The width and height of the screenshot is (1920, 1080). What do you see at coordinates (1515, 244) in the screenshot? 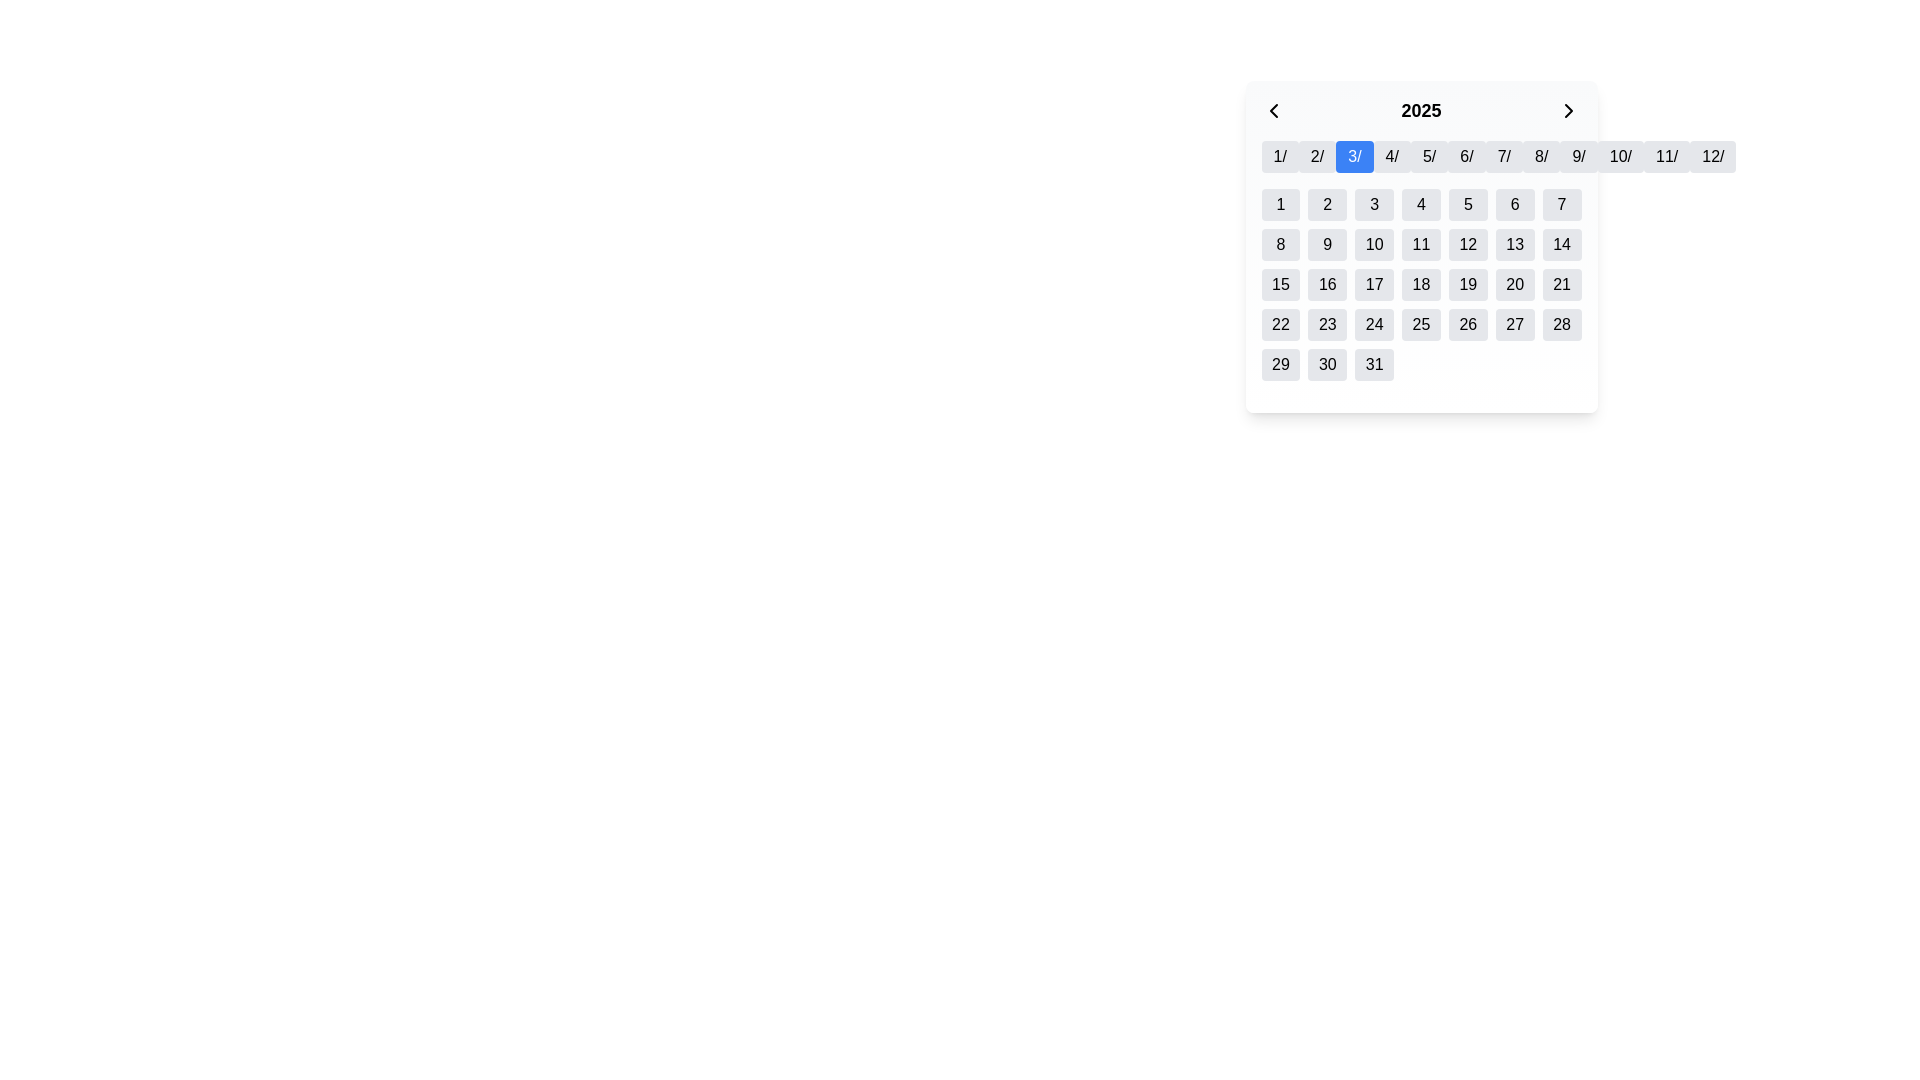
I see `the button representing the date '13' in the calendar interface` at bounding box center [1515, 244].